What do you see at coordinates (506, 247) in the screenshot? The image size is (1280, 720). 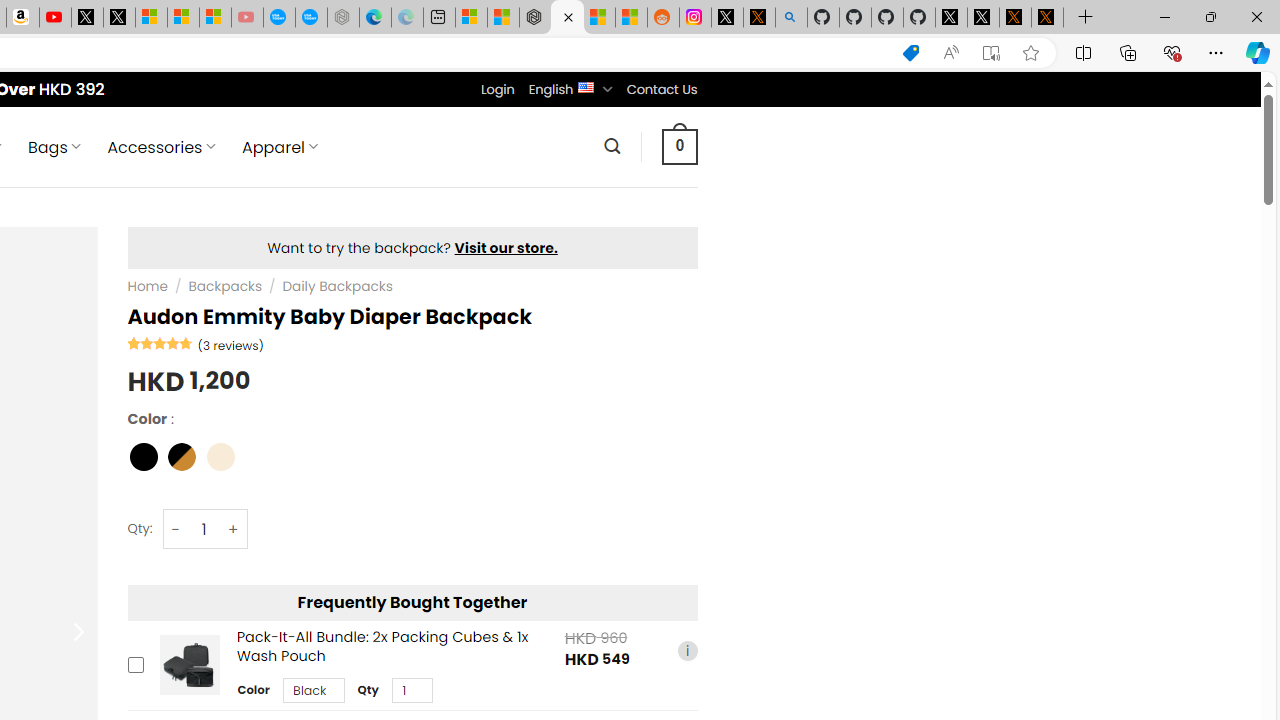 I see `'Visit our store.'` at bounding box center [506, 247].